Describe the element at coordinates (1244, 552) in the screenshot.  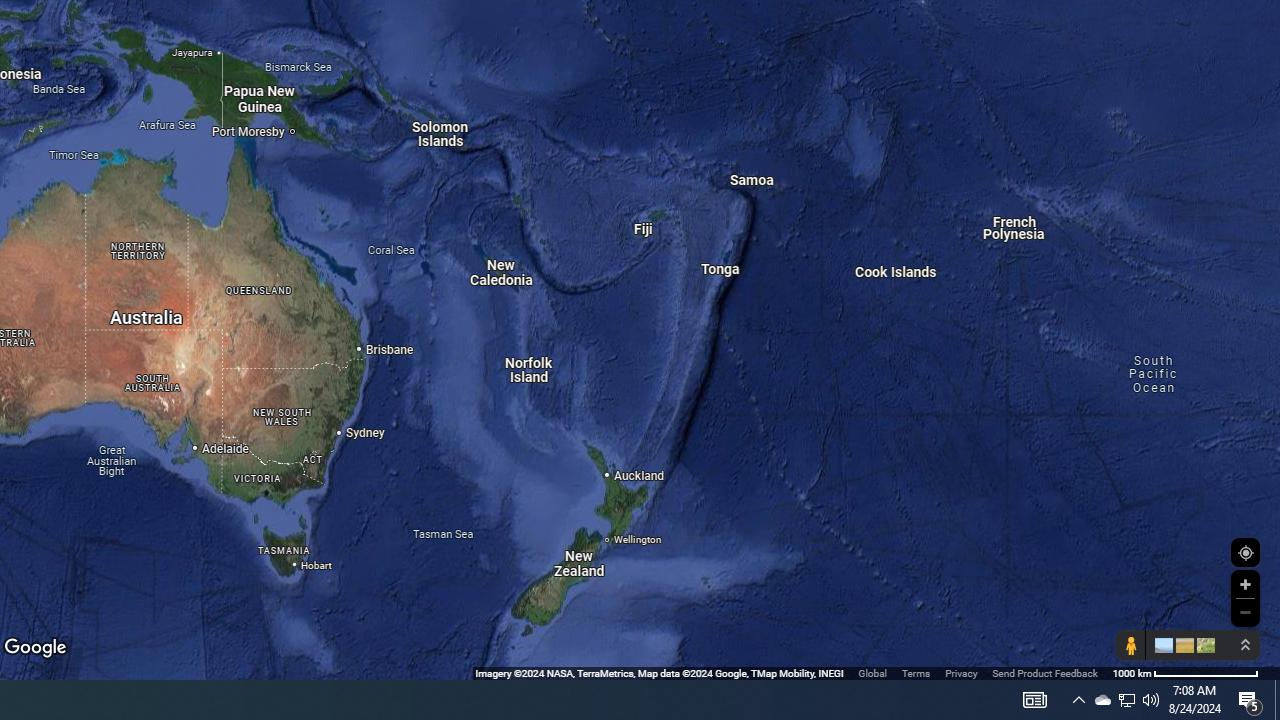
I see `'Show Your Location'` at that location.